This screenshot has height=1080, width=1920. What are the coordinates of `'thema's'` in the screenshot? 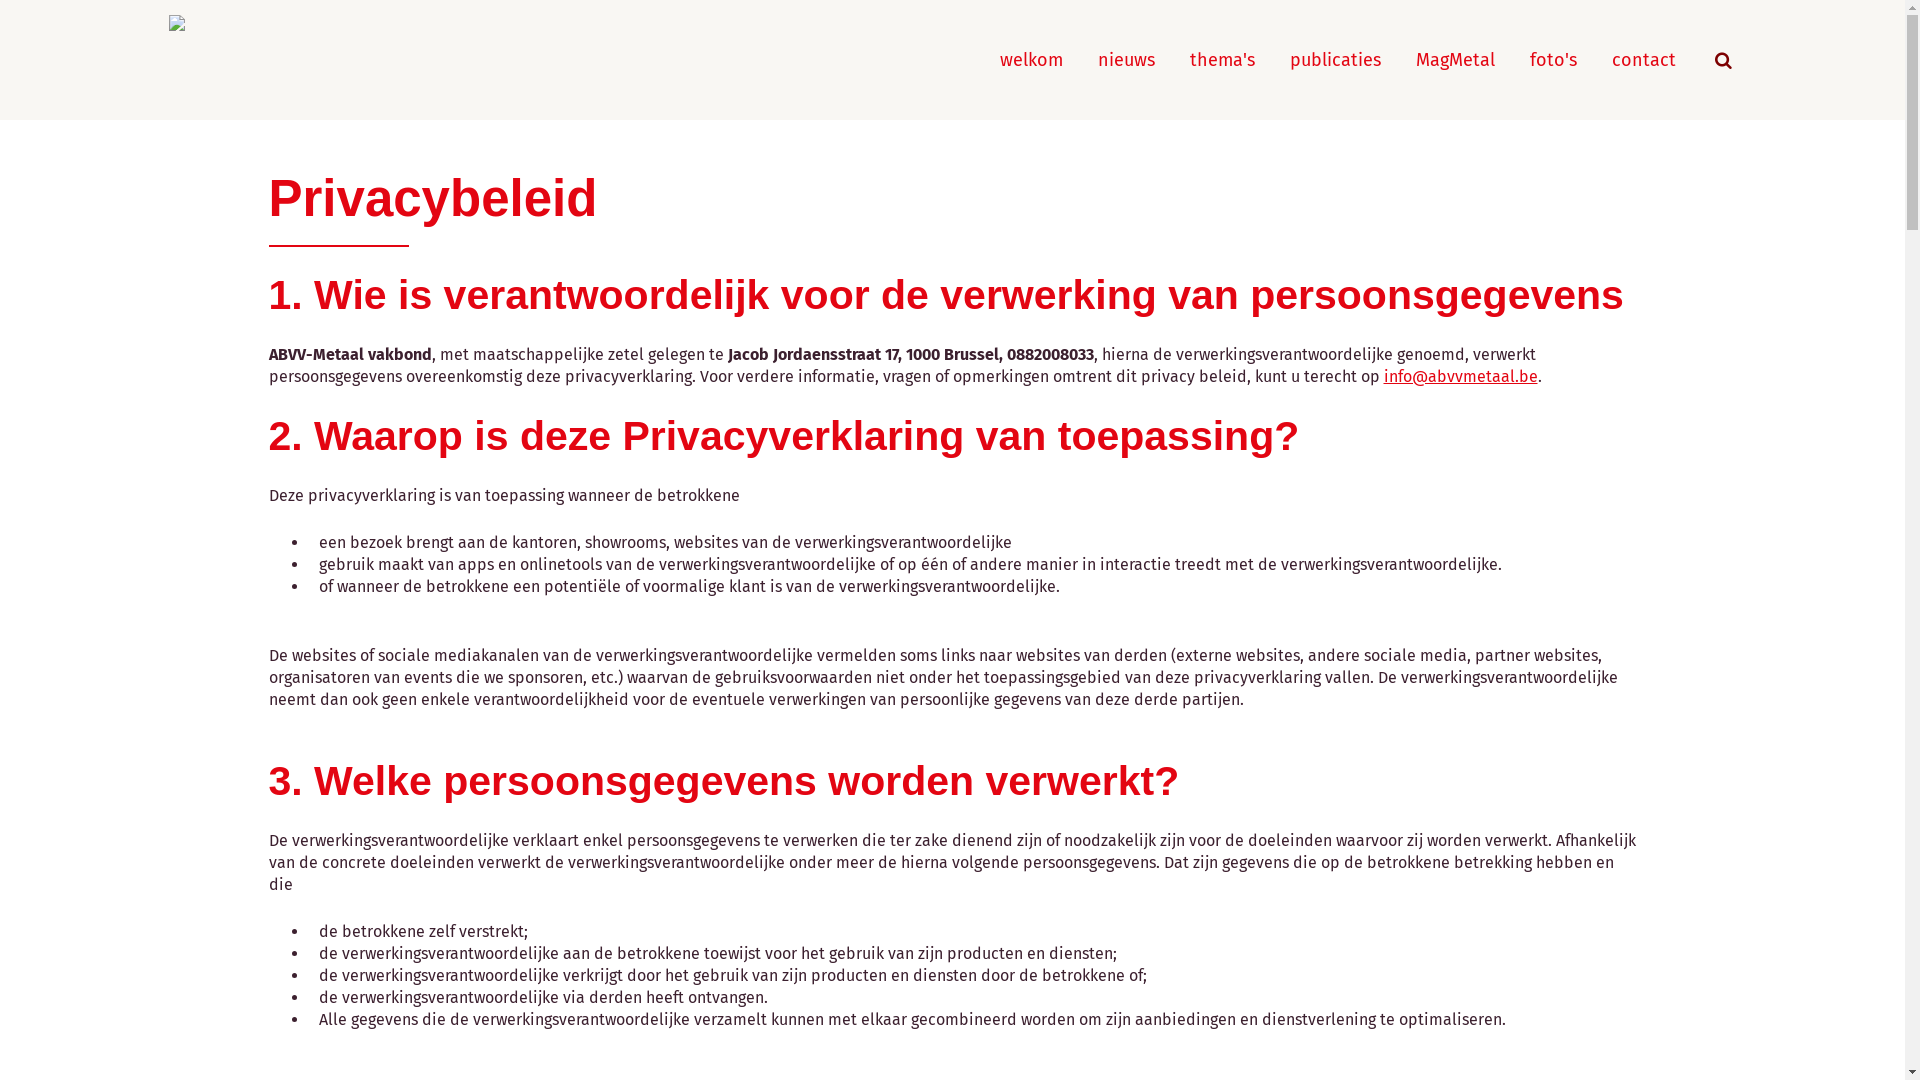 It's located at (1190, 59).